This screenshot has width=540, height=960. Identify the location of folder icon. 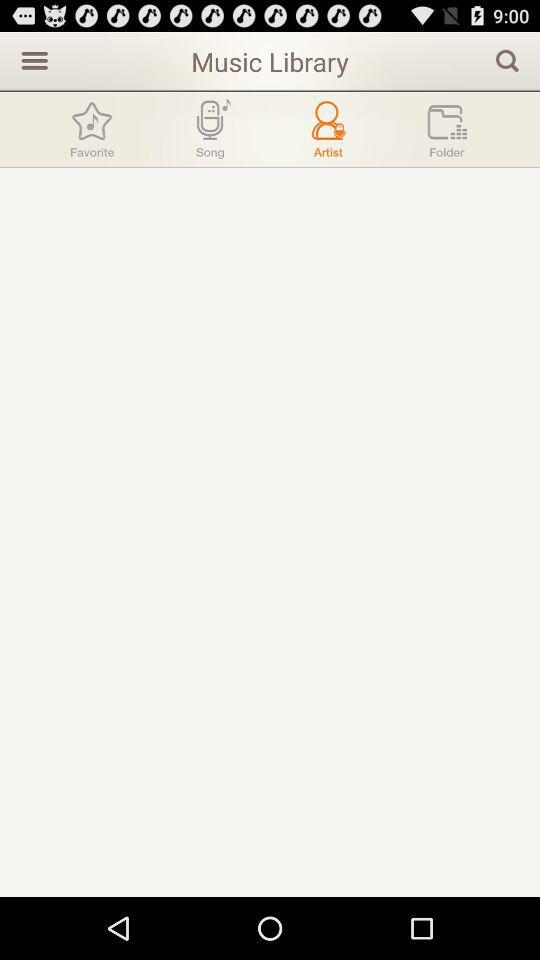
(447, 128).